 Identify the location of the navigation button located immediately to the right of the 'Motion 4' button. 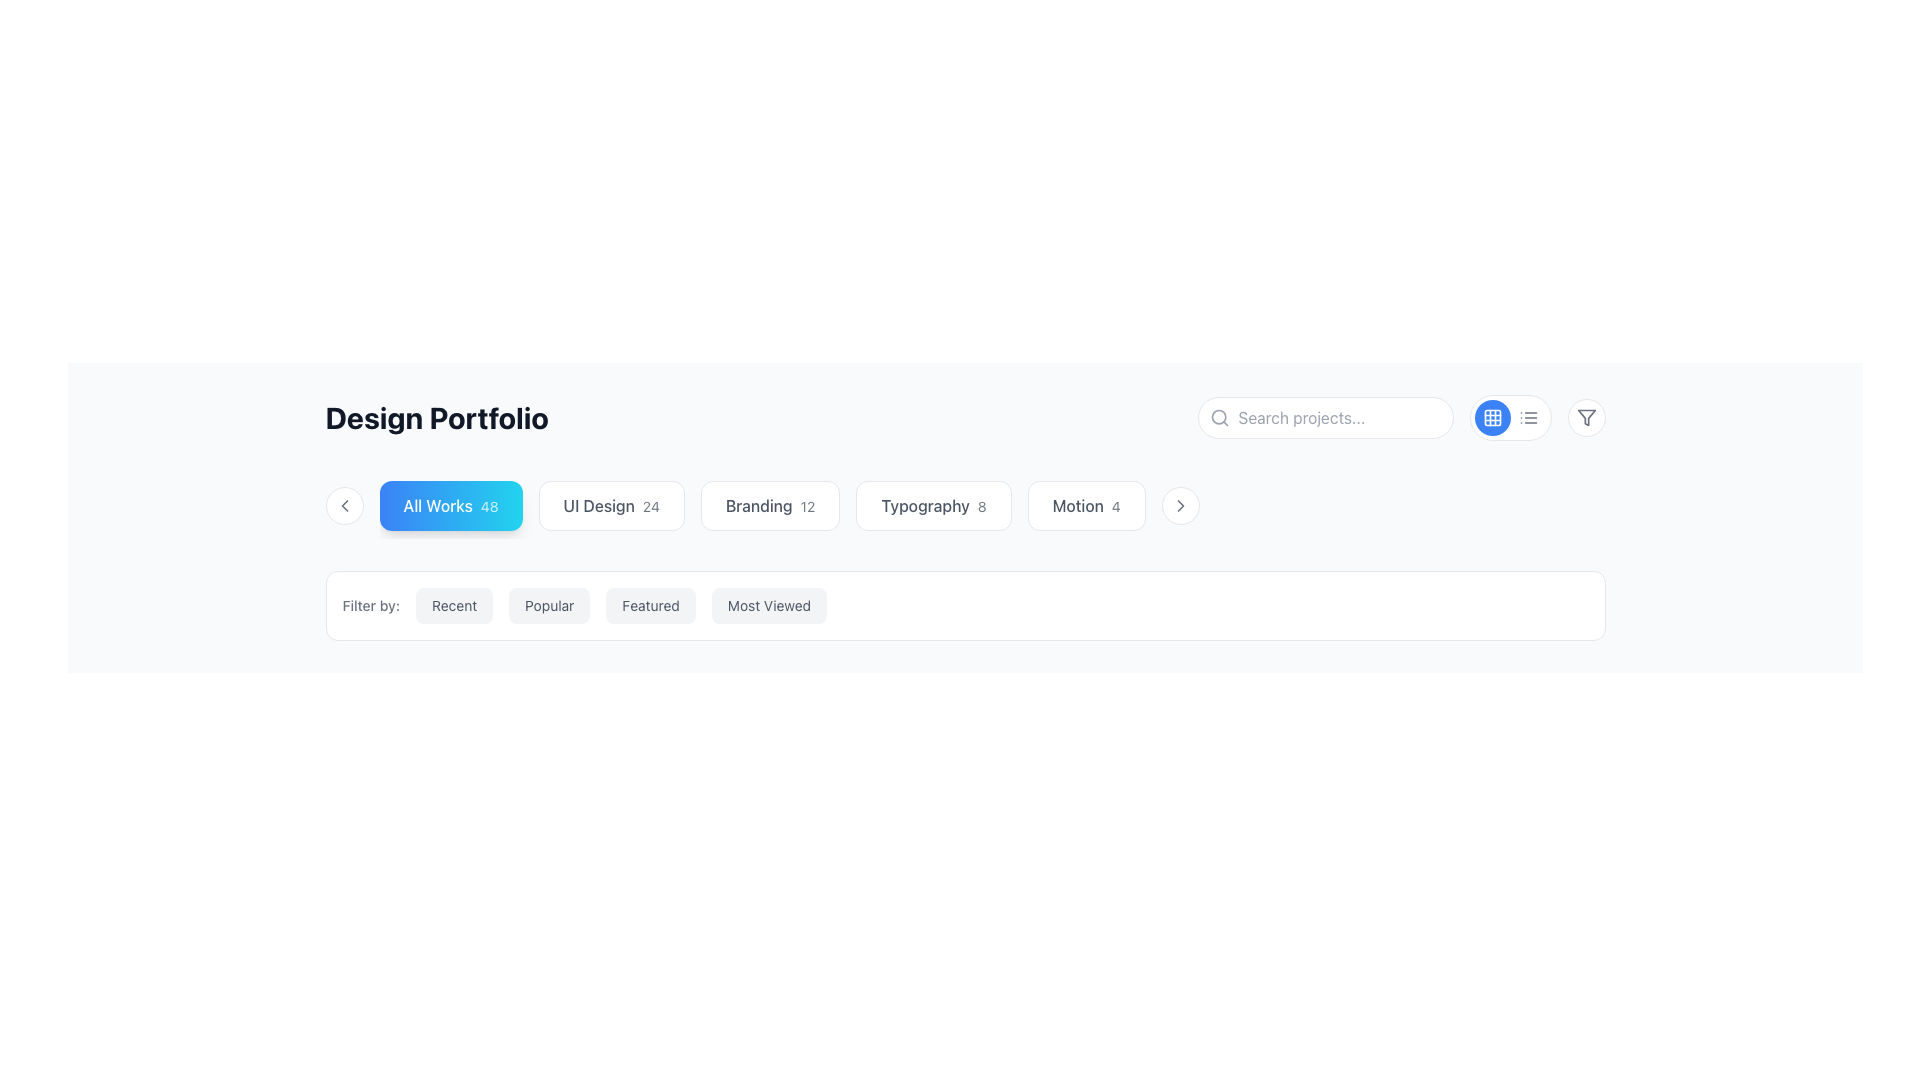
(1180, 504).